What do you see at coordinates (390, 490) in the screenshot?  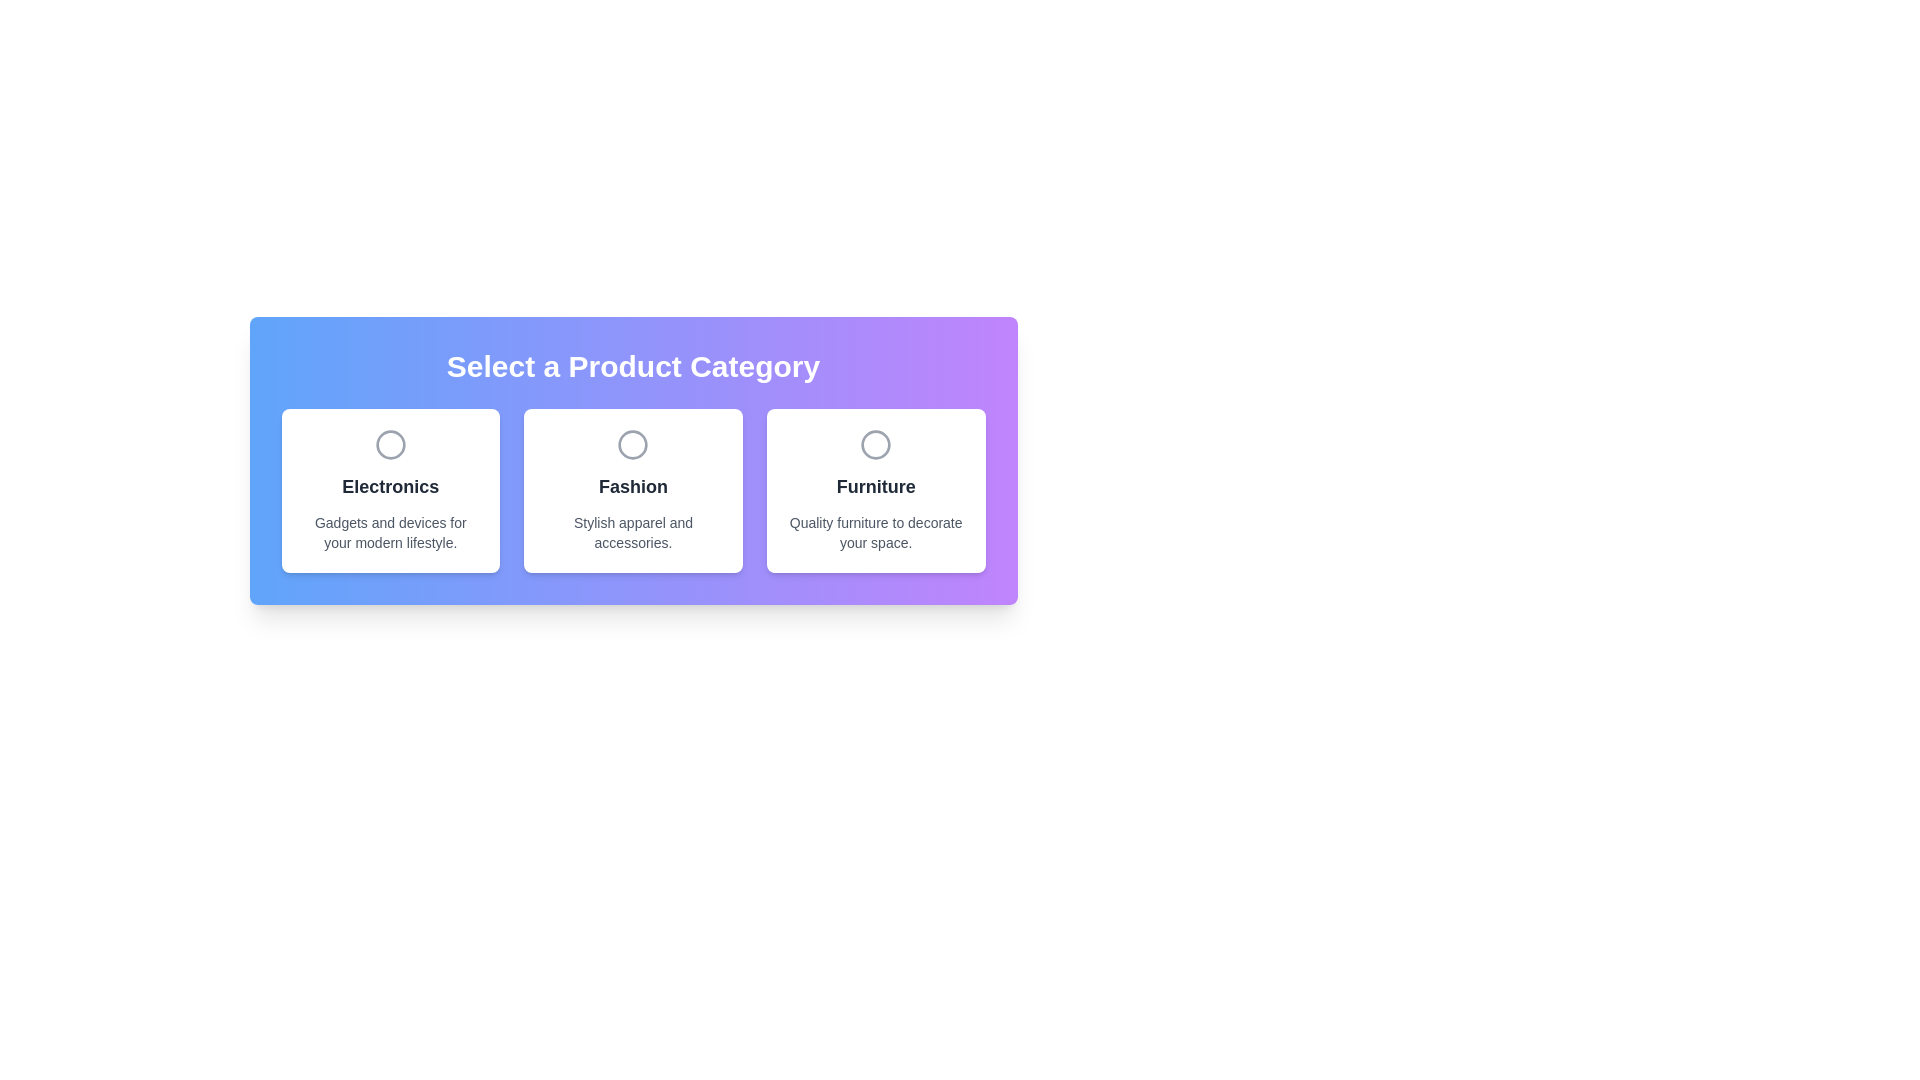 I see `the 'Electronics' category card, which is the first card in the list with a white background and rounded edges` at bounding box center [390, 490].